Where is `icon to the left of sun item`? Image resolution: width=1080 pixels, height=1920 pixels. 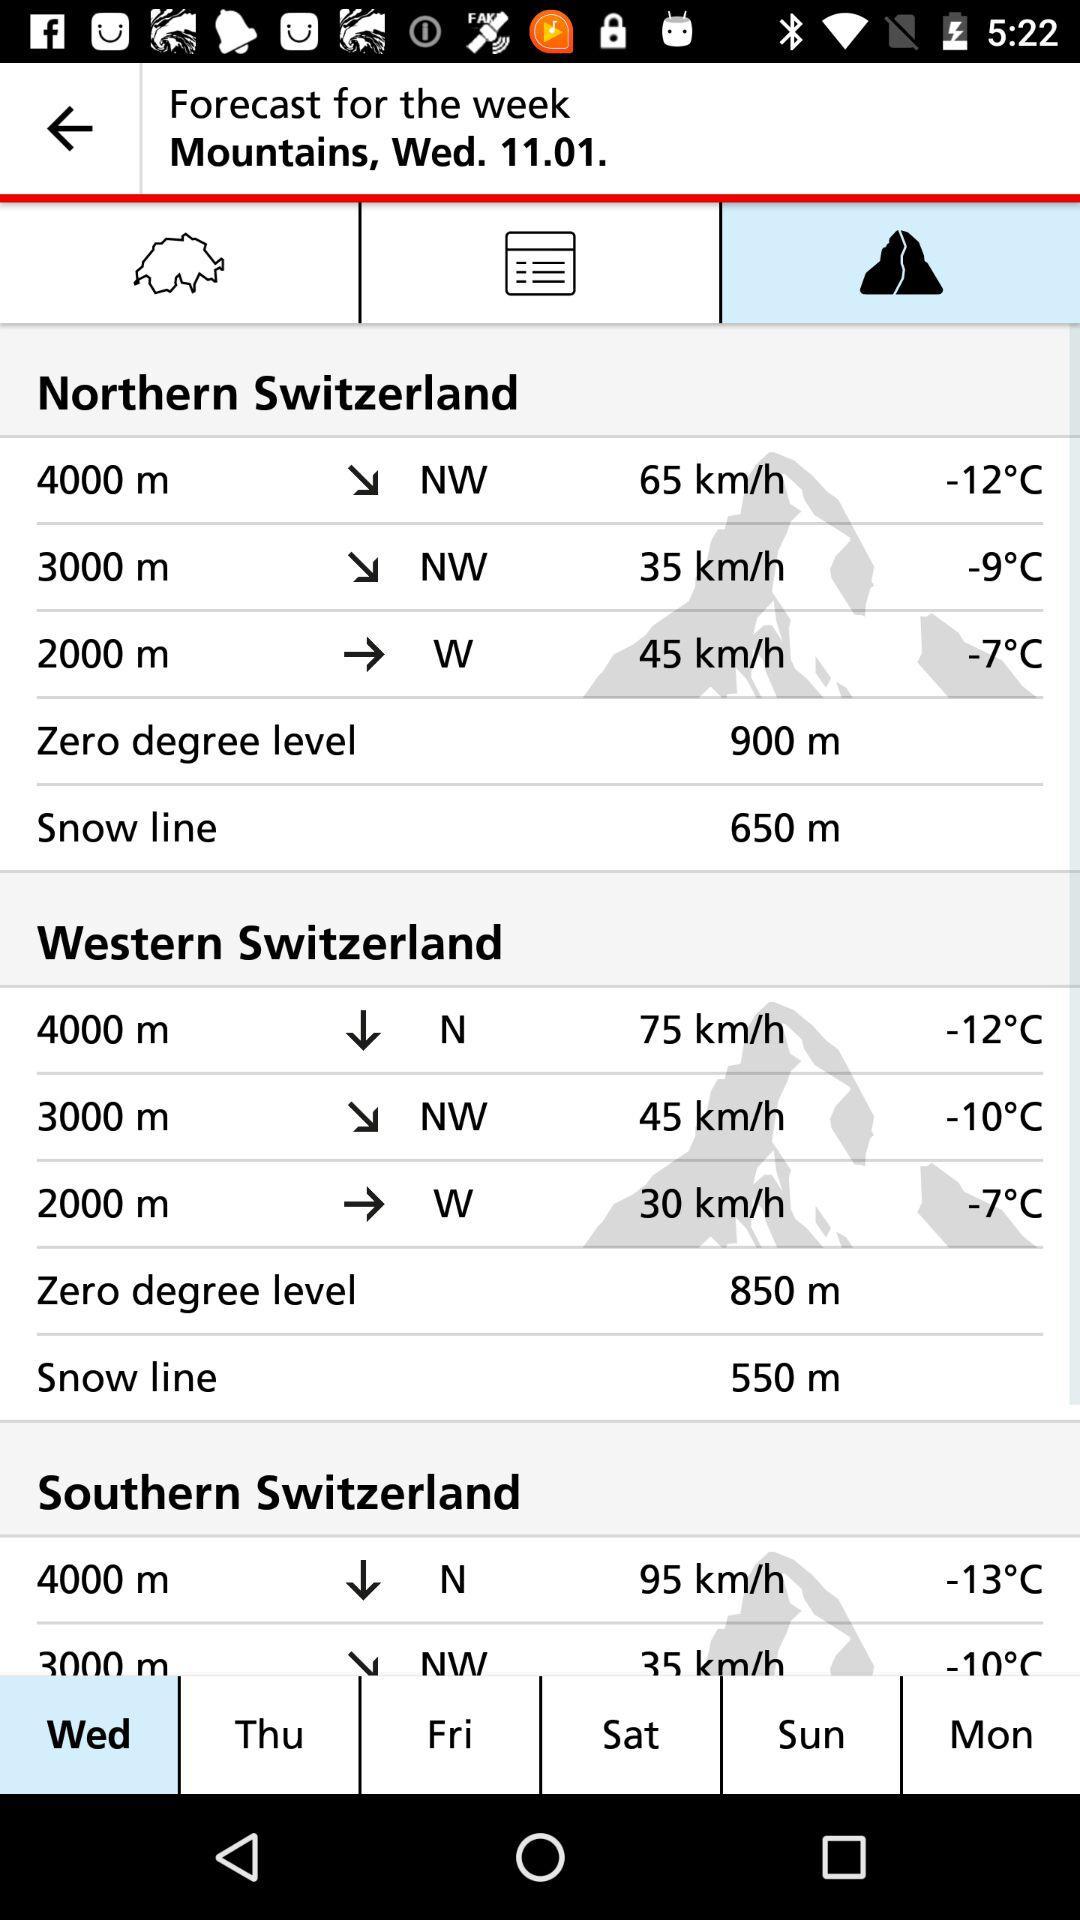 icon to the left of sun item is located at coordinates (631, 1734).